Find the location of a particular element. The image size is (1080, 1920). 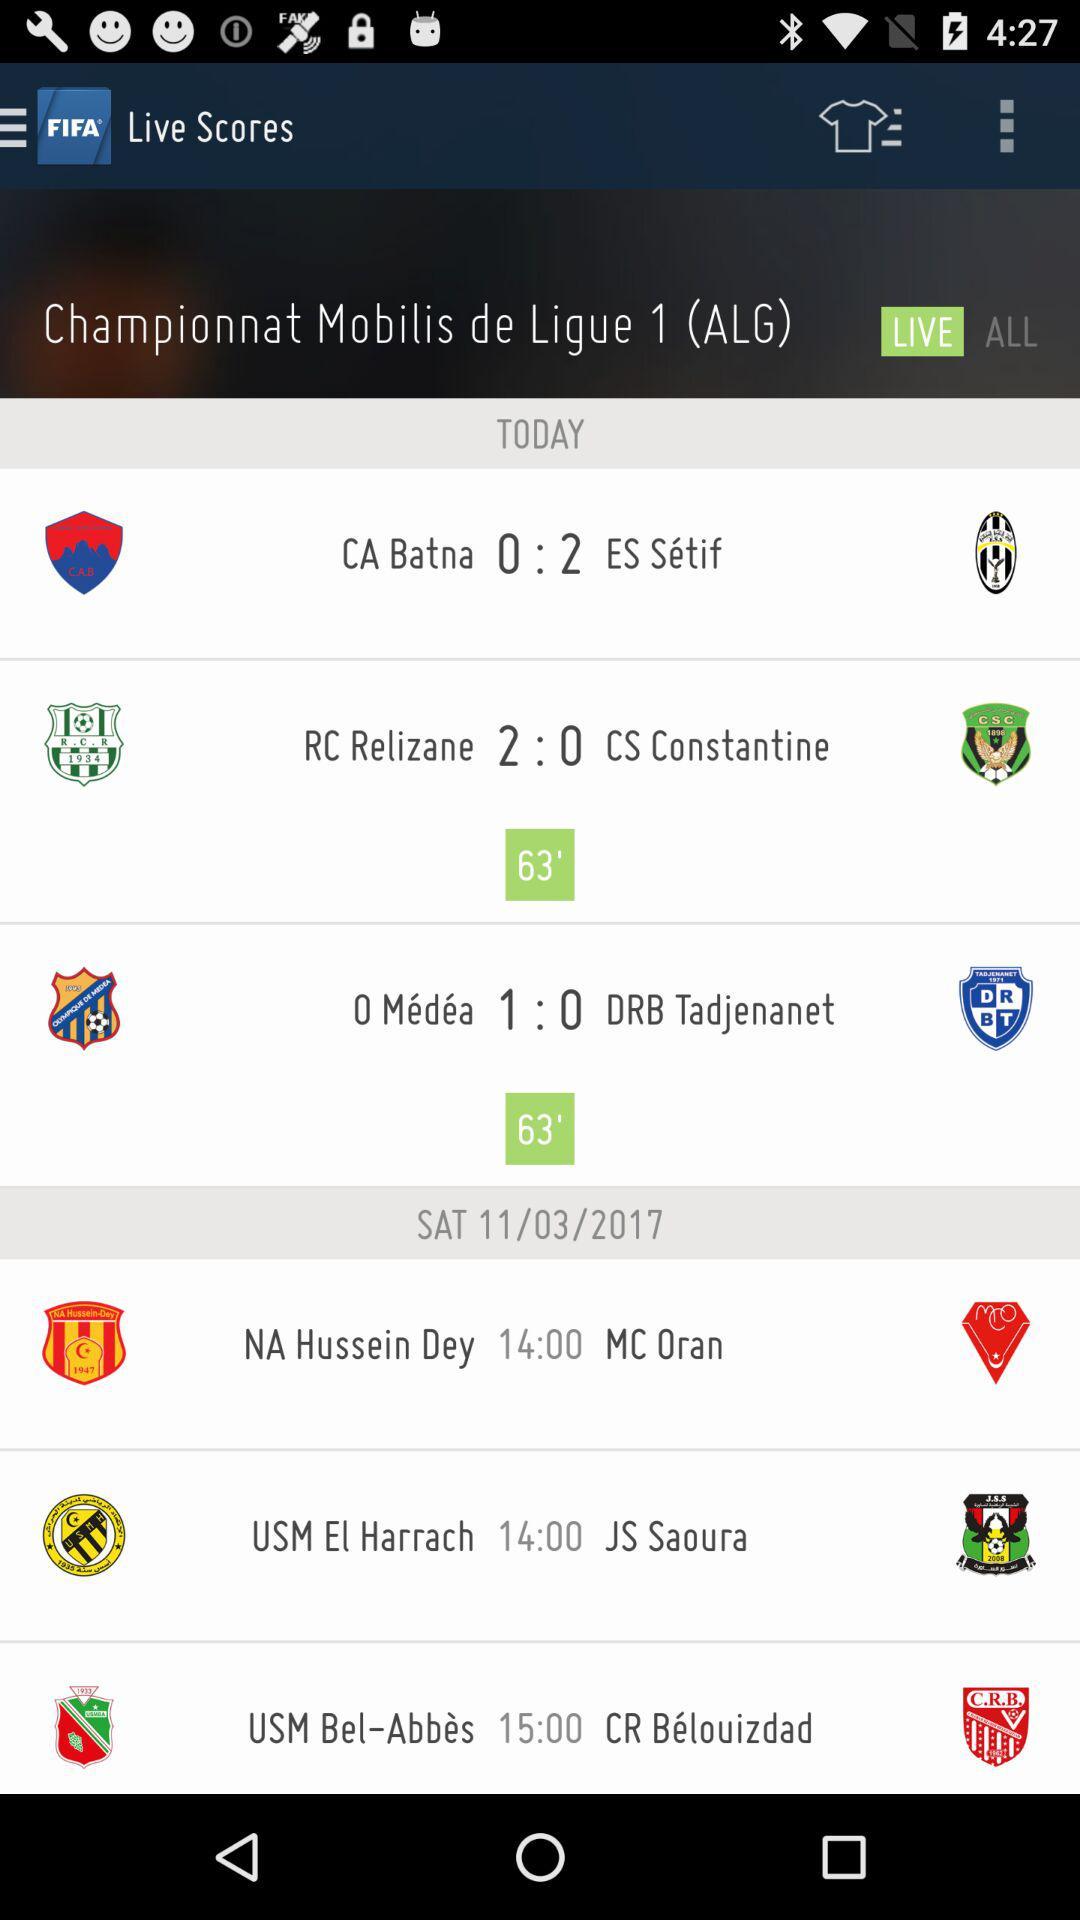

the logo left to live scores is located at coordinates (72, 124).